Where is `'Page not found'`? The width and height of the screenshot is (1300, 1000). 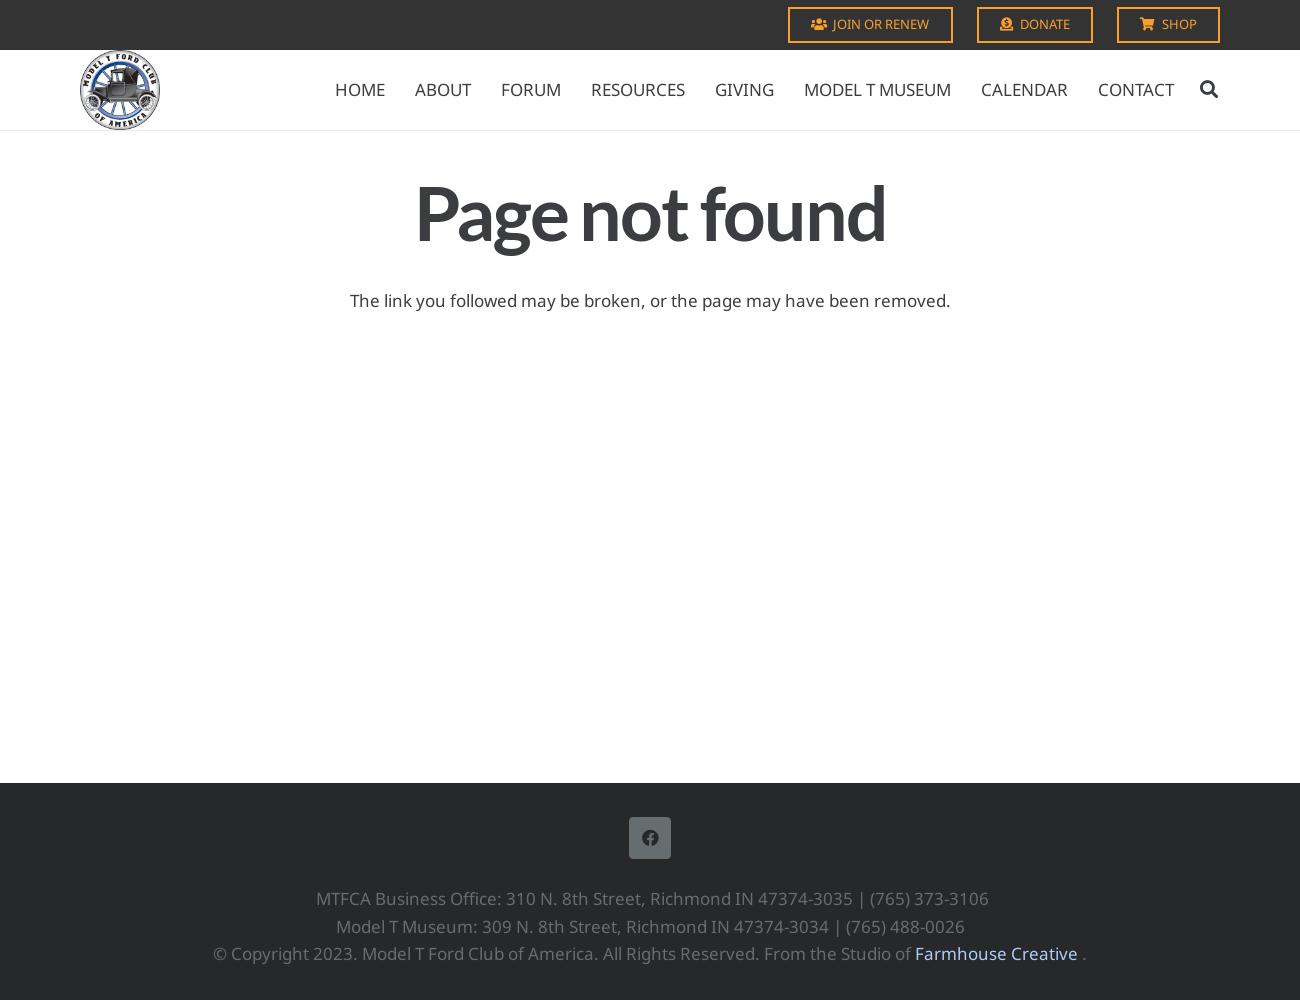
'Page not found' is located at coordinates (413, 211).